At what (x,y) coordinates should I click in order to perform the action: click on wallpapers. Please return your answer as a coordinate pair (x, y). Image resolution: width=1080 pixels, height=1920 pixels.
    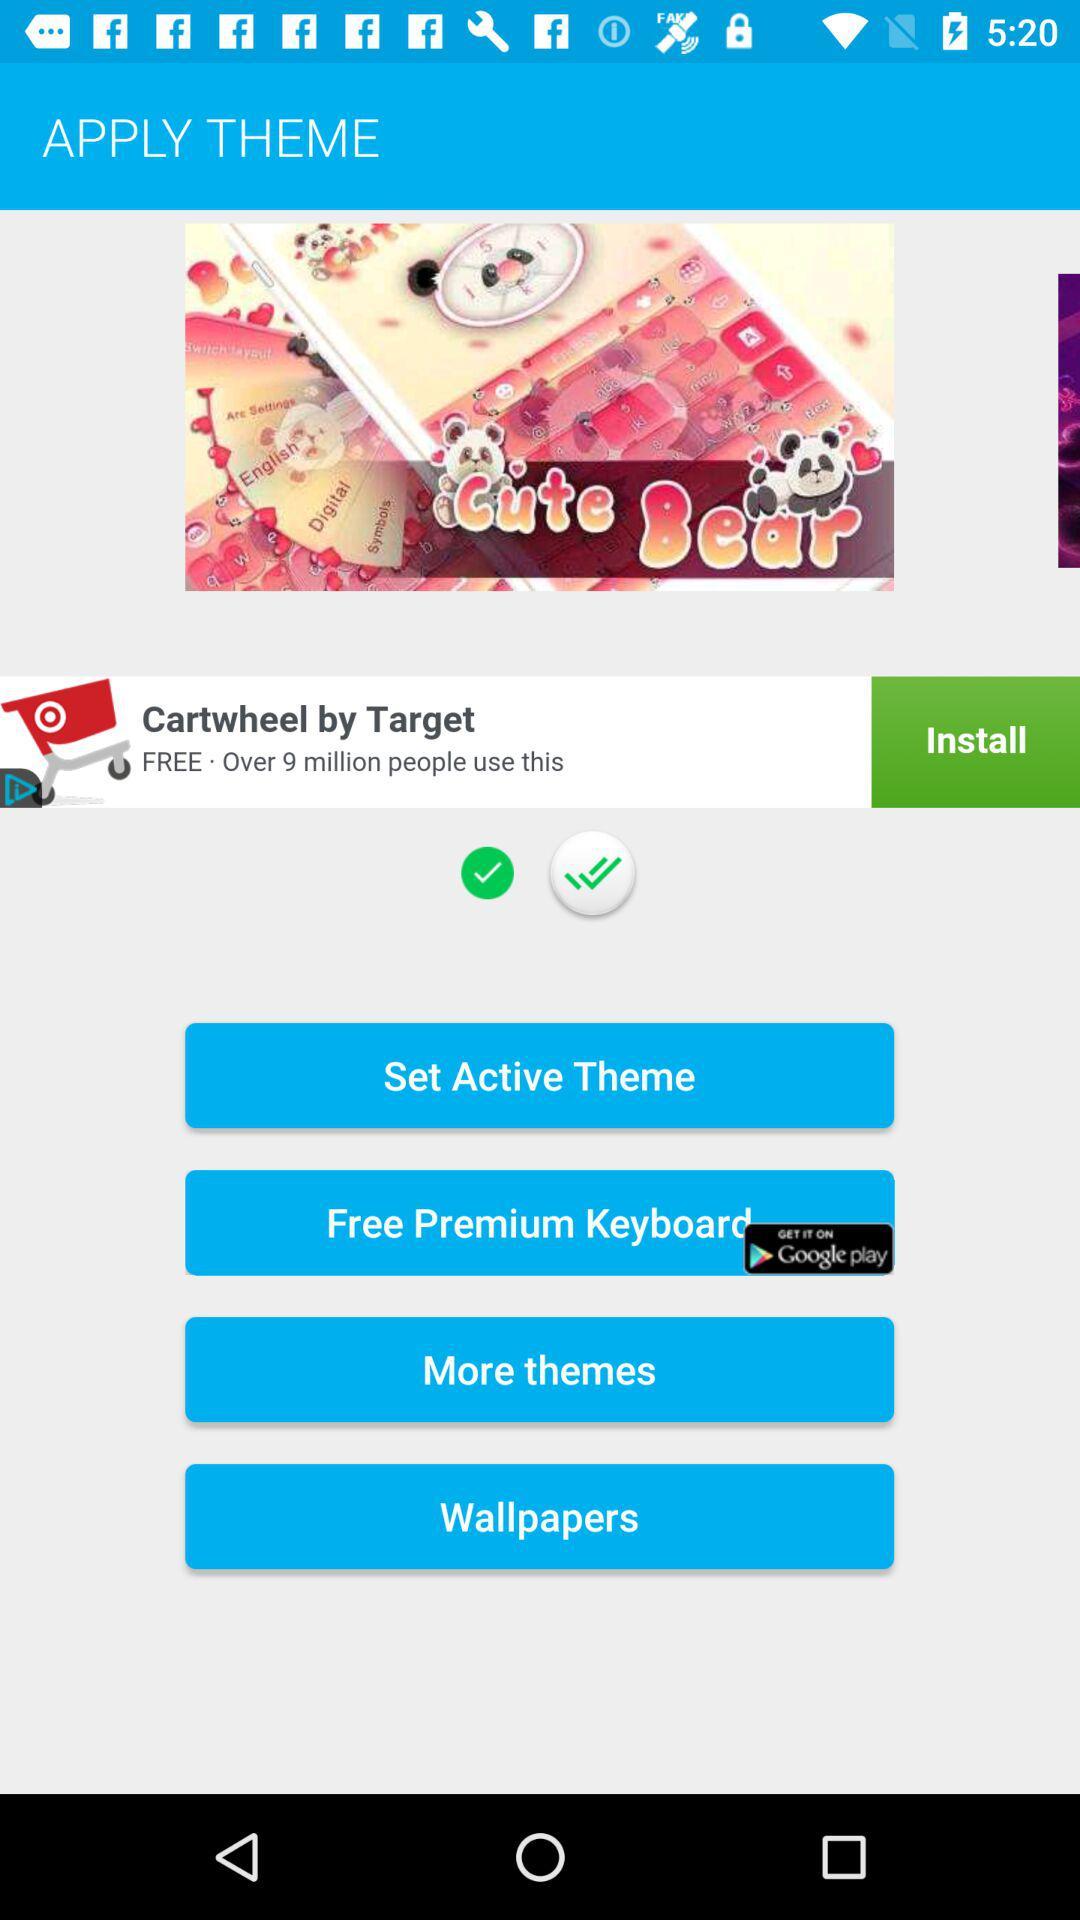
    Looking at the image, I should click on (538, 1516).